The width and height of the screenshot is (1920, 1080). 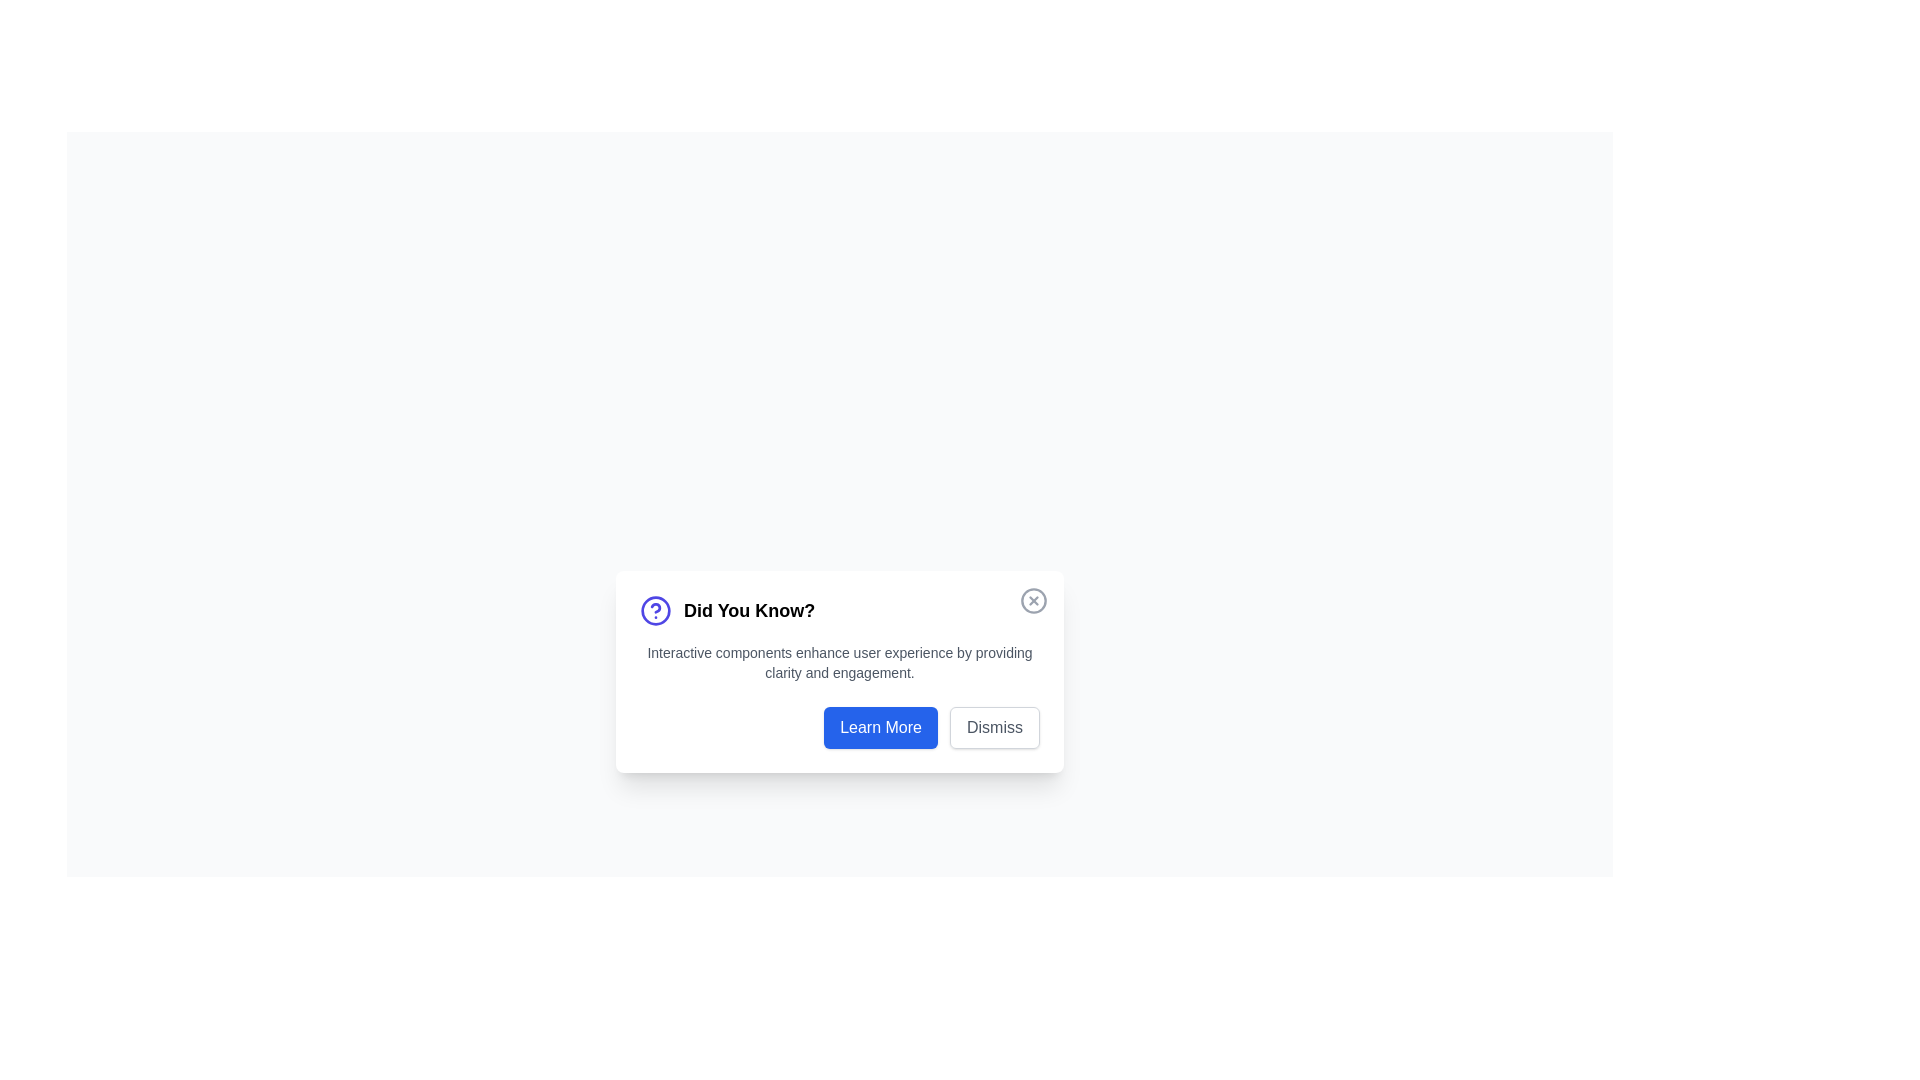 I want to click on the close button located in the top-right corner of the dialog box, so click(x=1033, y=600).